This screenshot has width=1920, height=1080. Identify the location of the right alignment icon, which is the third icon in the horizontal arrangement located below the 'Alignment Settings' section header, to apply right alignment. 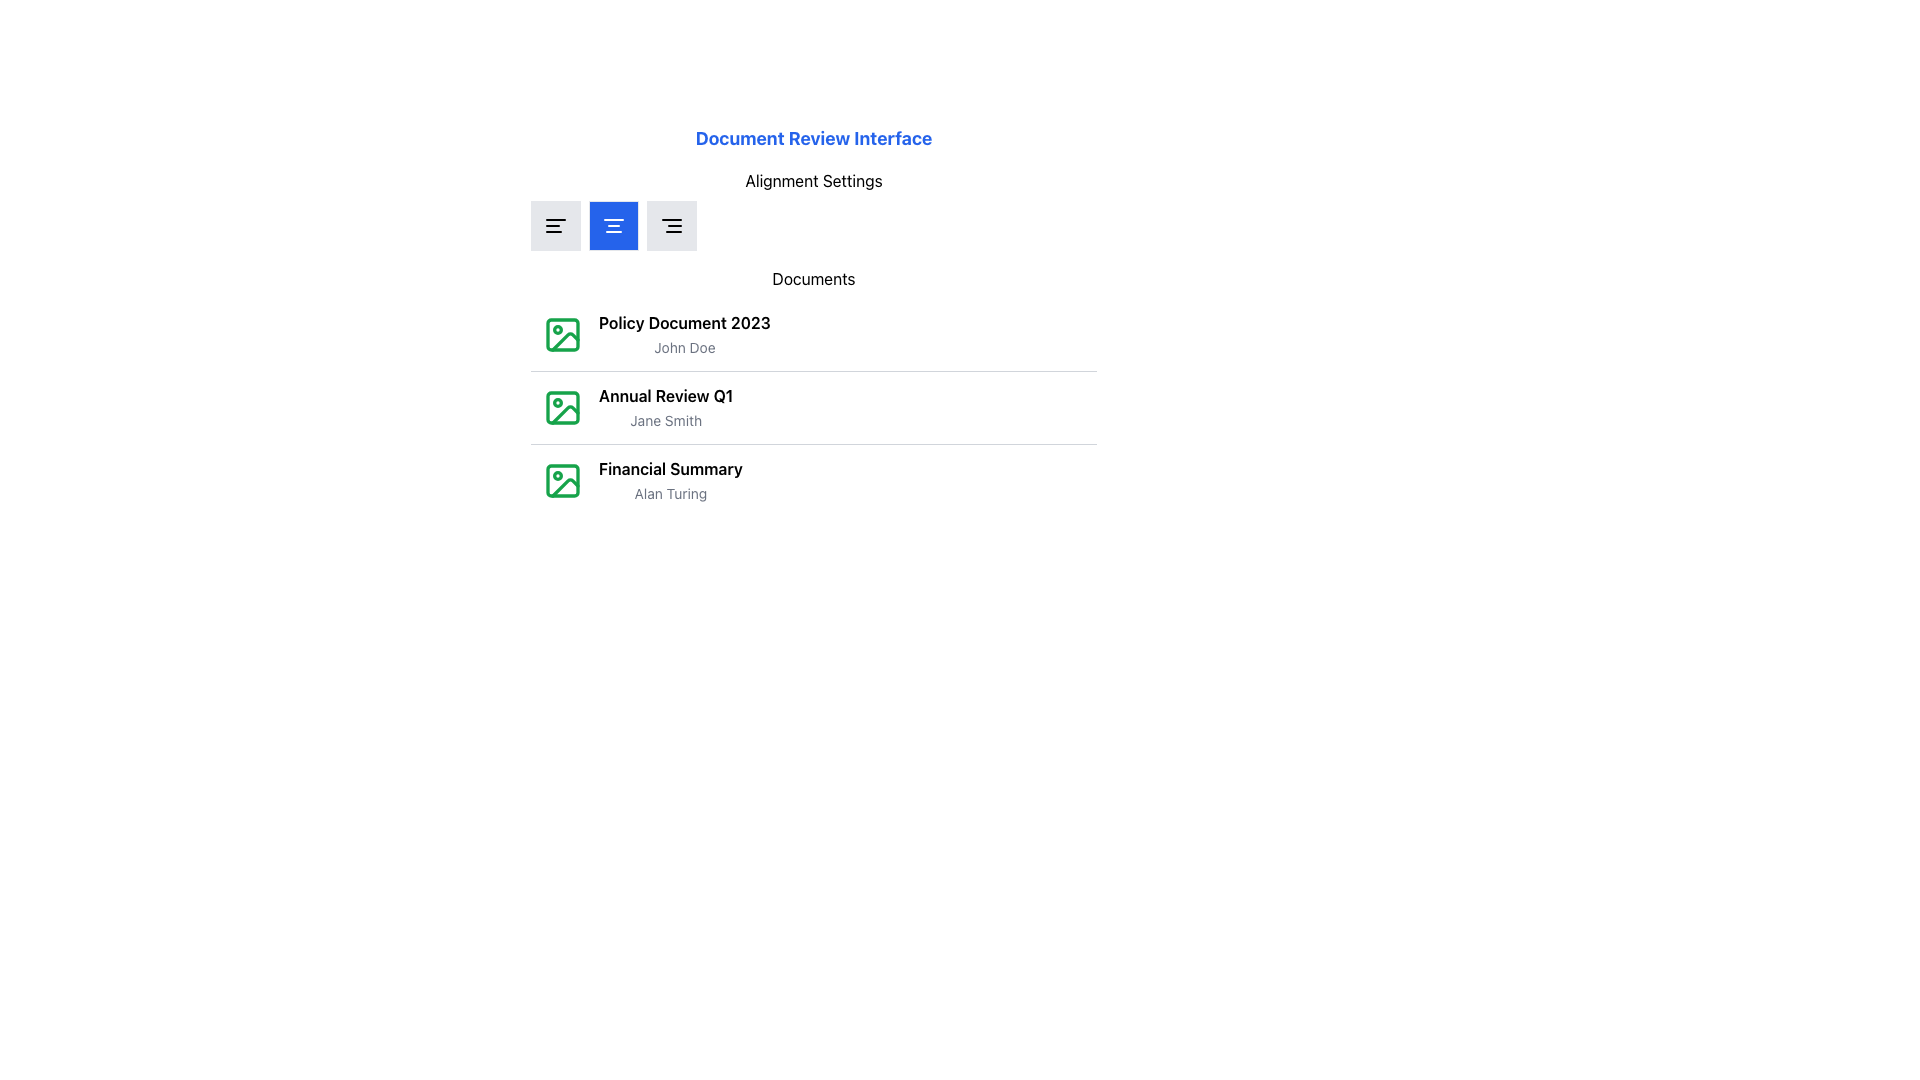
(672, 225).